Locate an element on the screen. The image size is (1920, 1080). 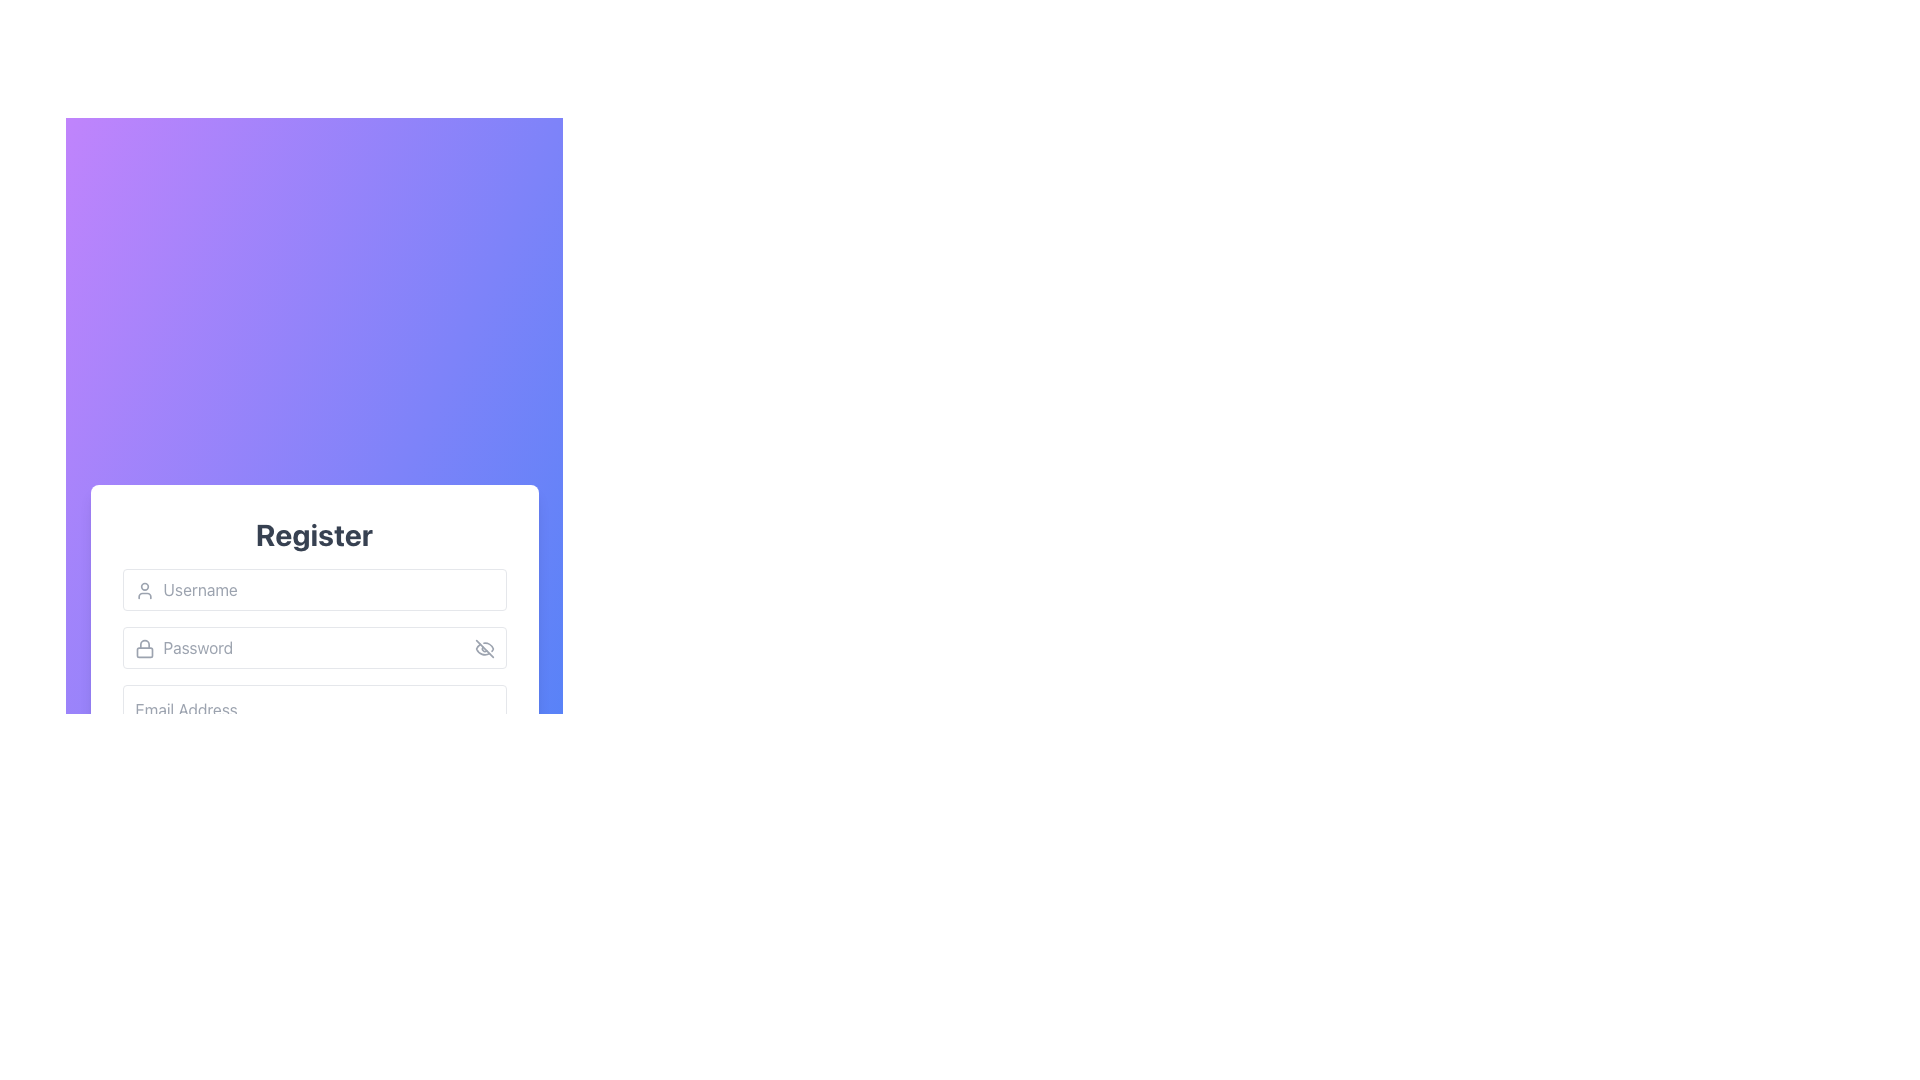
the user profile icon located to the left of the username input box, which is styled in gray and indicates a user or login-related field is located at coordinates (143, 589).